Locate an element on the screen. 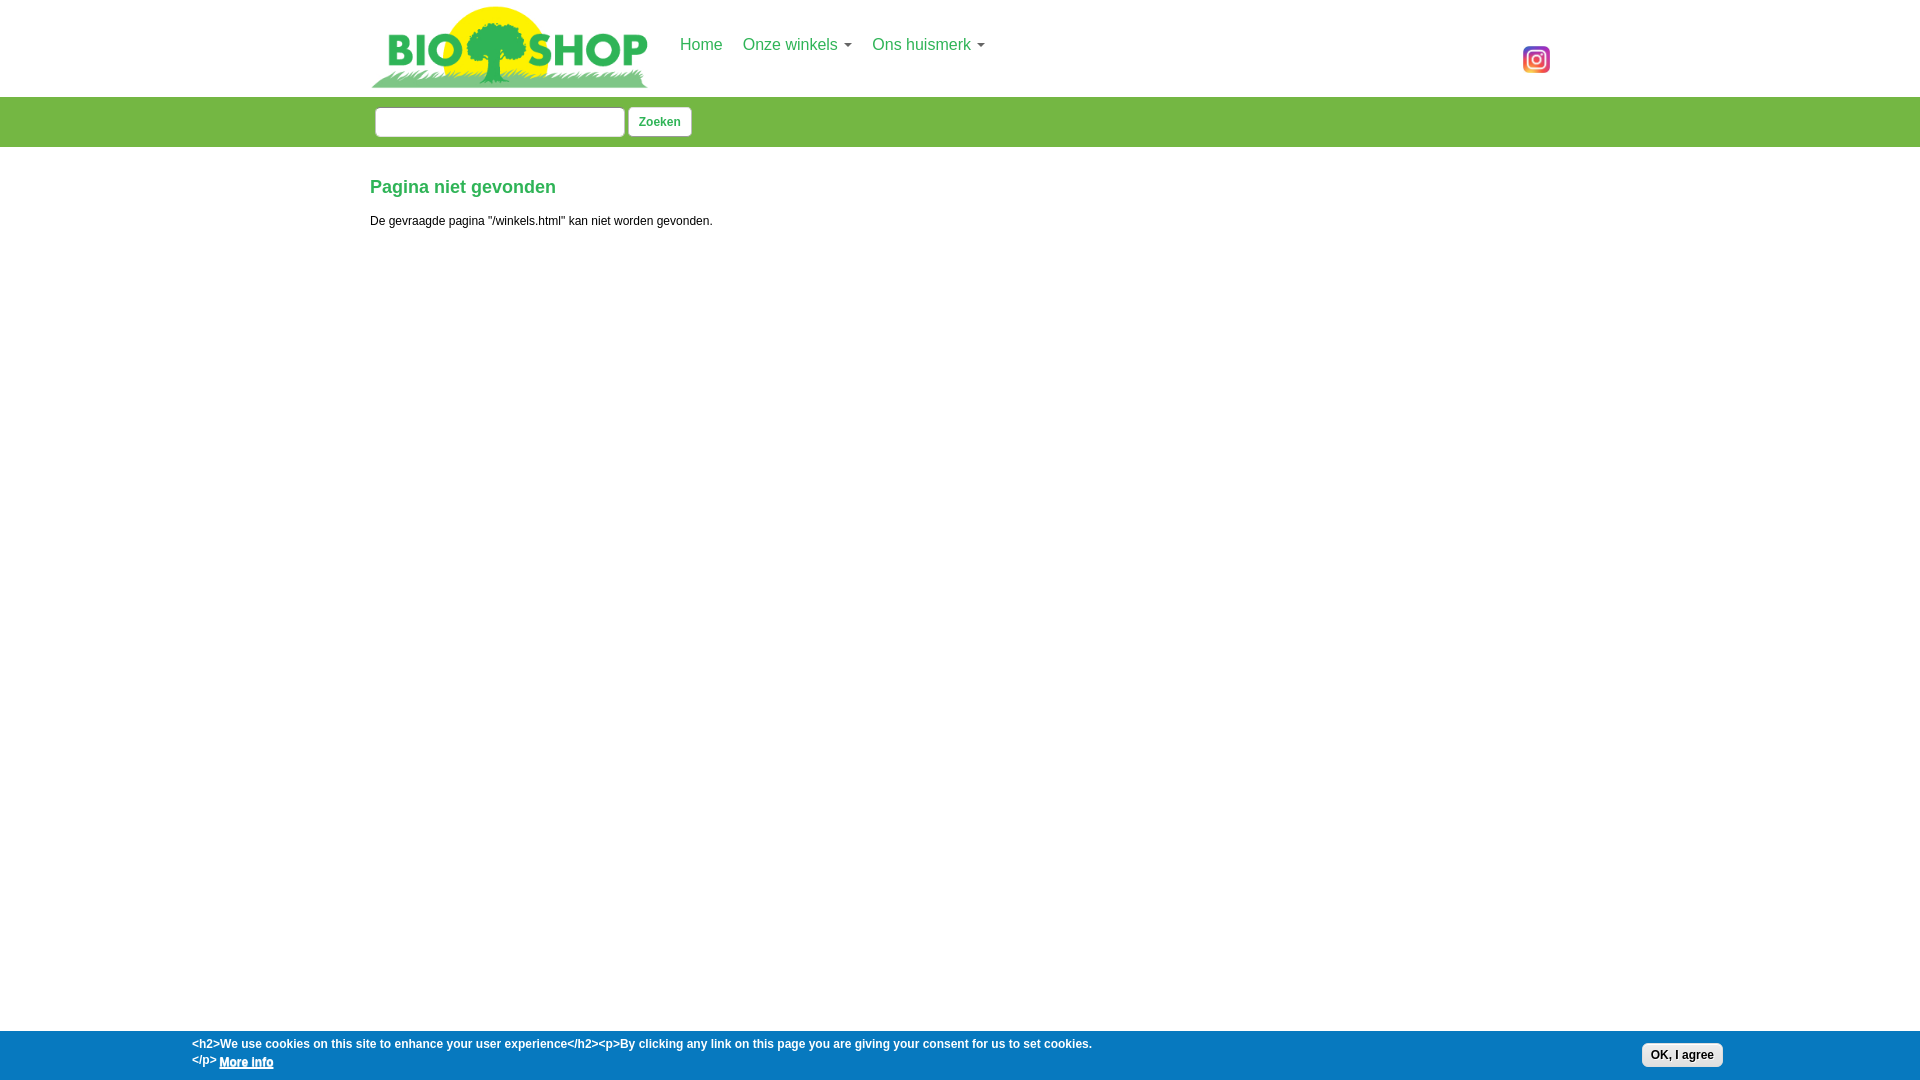  'Geef de woorden op waarnaar u wilt zoeken.' is located at coordinates (374, 122).